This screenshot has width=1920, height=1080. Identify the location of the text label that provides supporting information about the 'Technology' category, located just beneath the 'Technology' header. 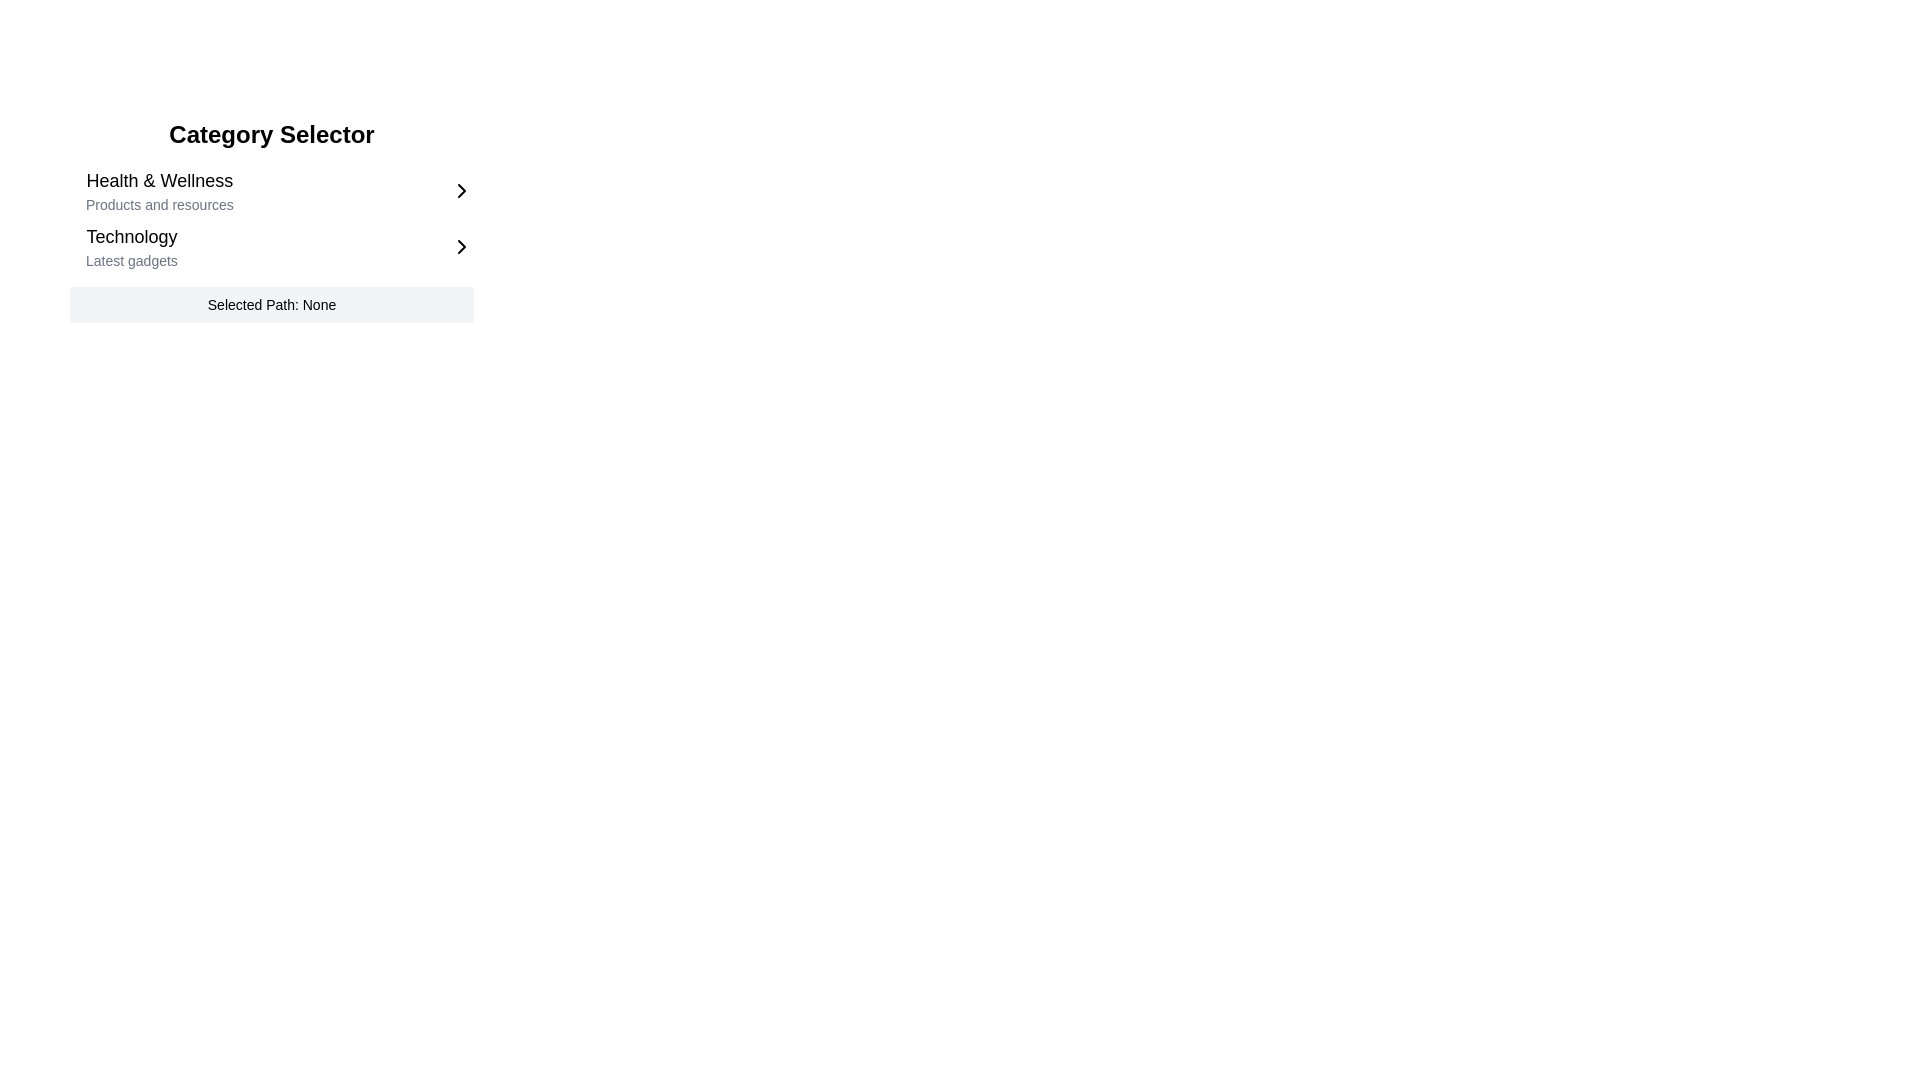
(130, 260).